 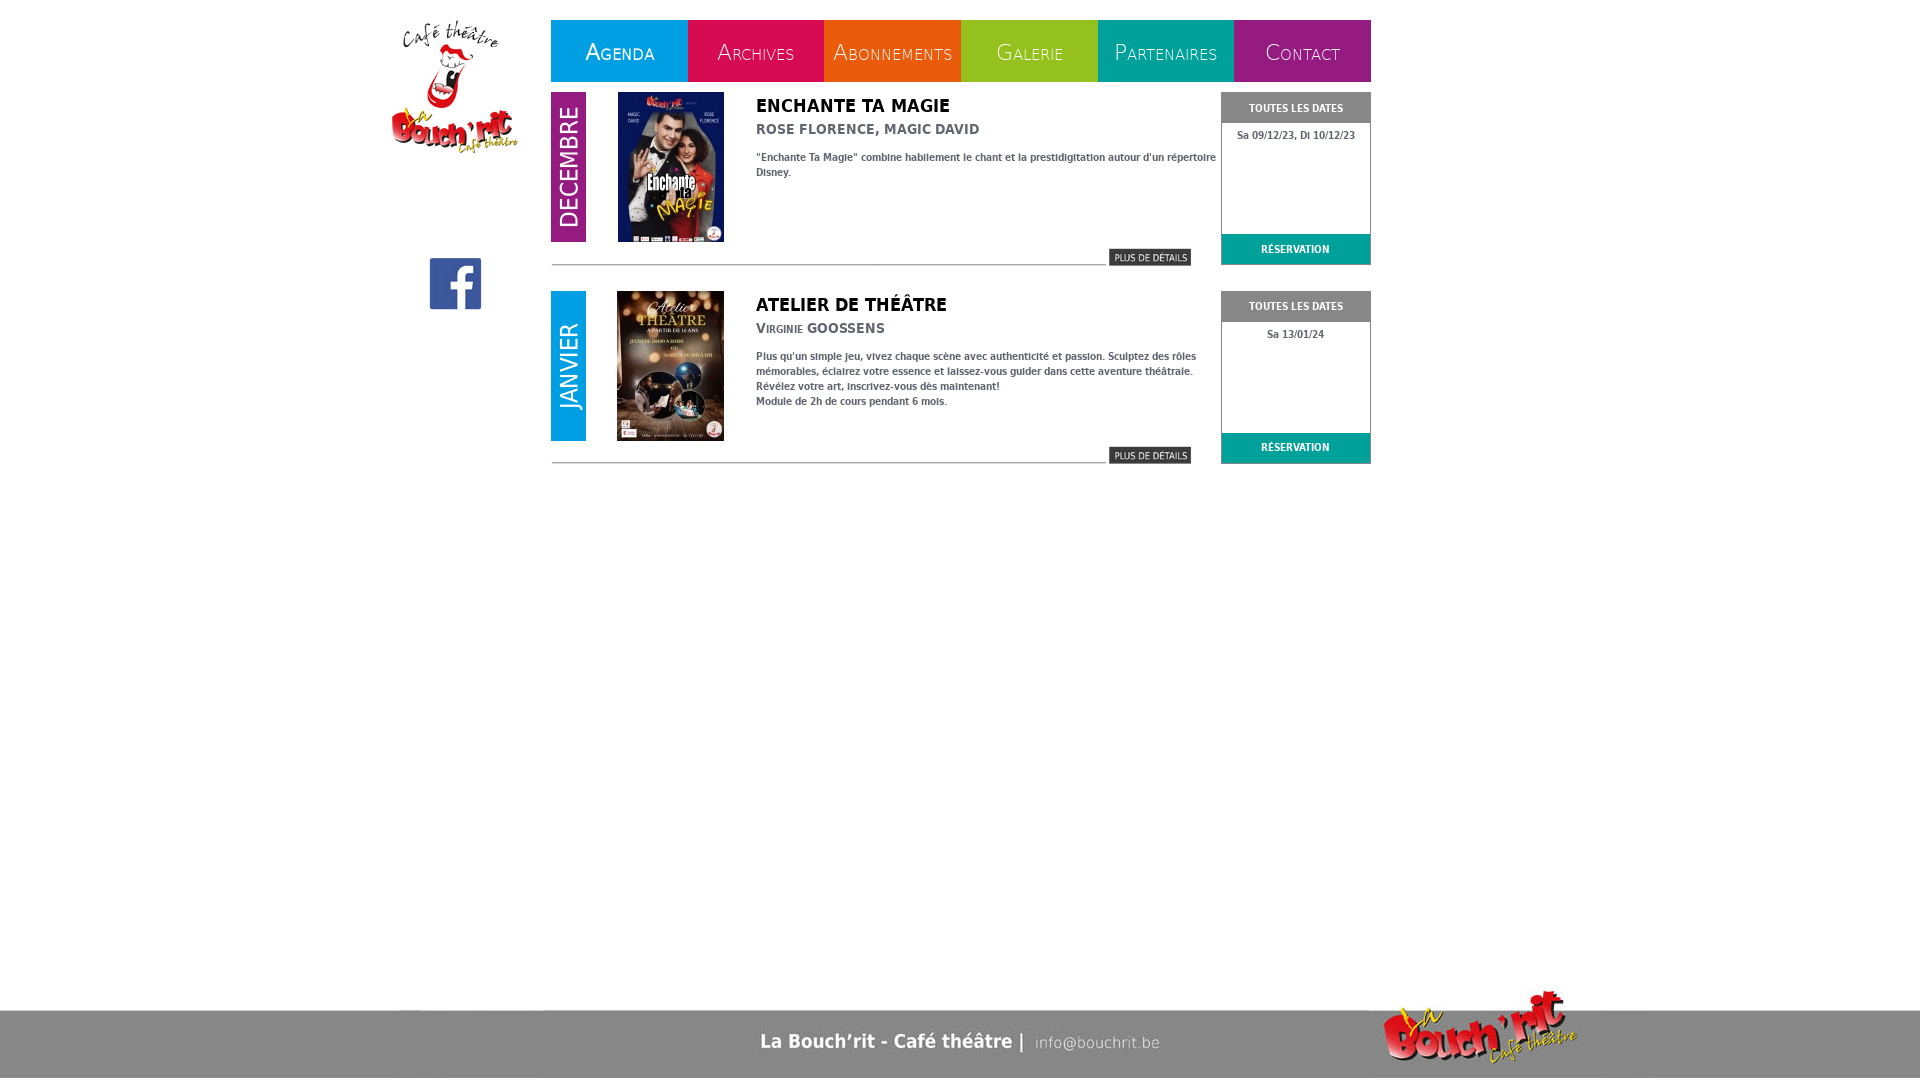 What do you see at coordinates (1302, 49) in the screenshot?
I see `'Contact'` at bounding box center [1302, 49].